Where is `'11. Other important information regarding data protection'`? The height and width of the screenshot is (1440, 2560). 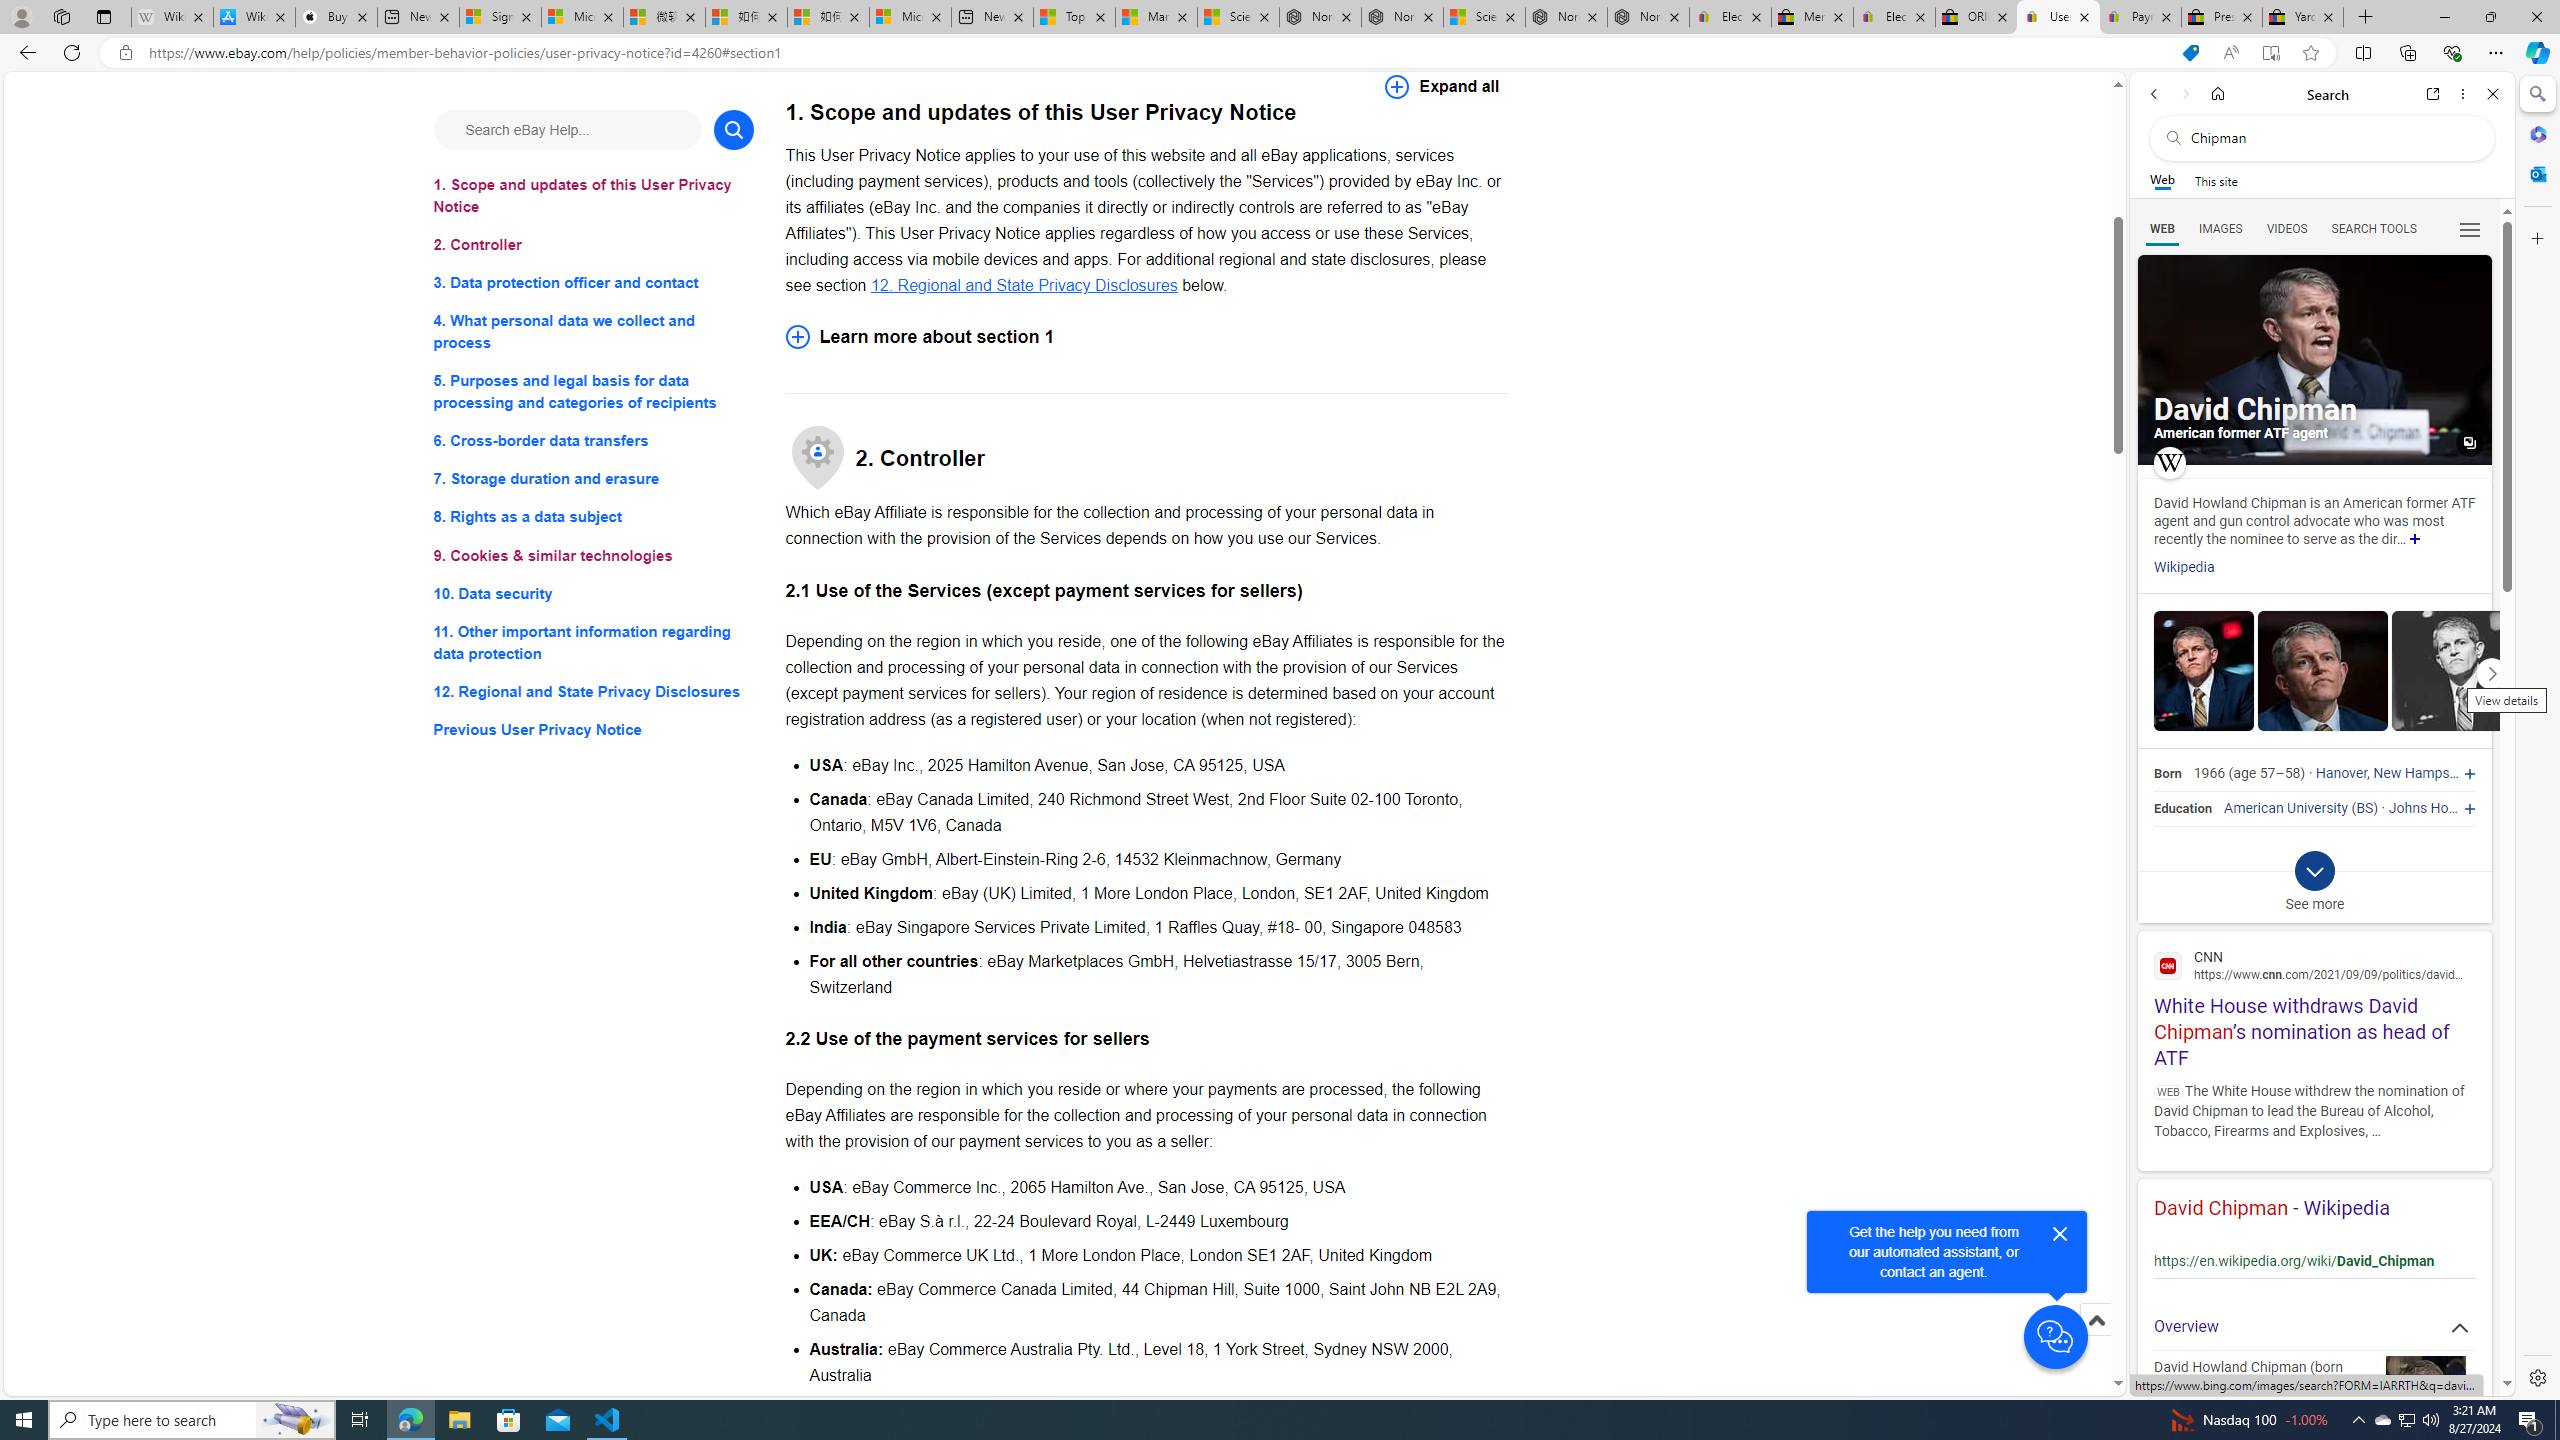 '11. Other important information regarding data protection' is located at coordinates (592, 642).